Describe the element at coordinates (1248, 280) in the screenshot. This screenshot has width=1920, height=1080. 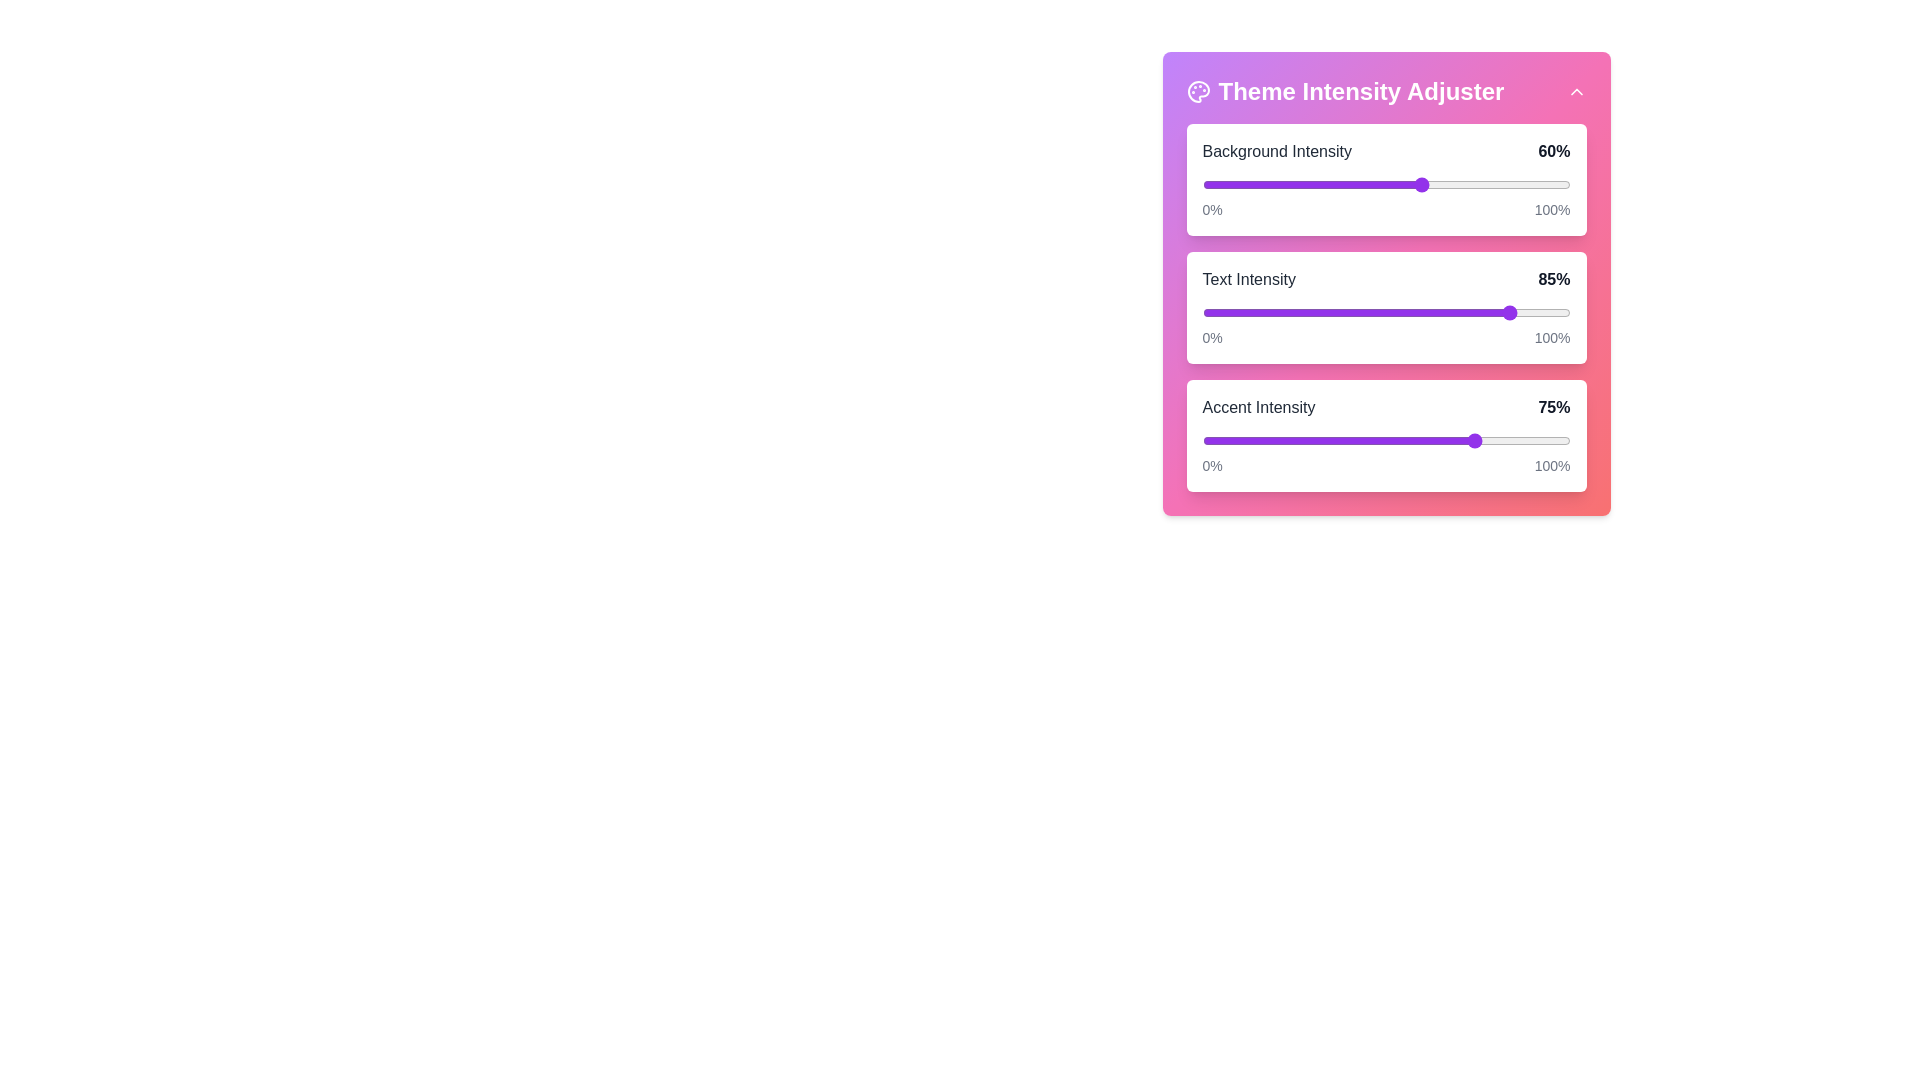
I see `the 'Text Intensity' label which is part of the Theme Intensity Adjuster card located in the middle section of the interface` at that location.